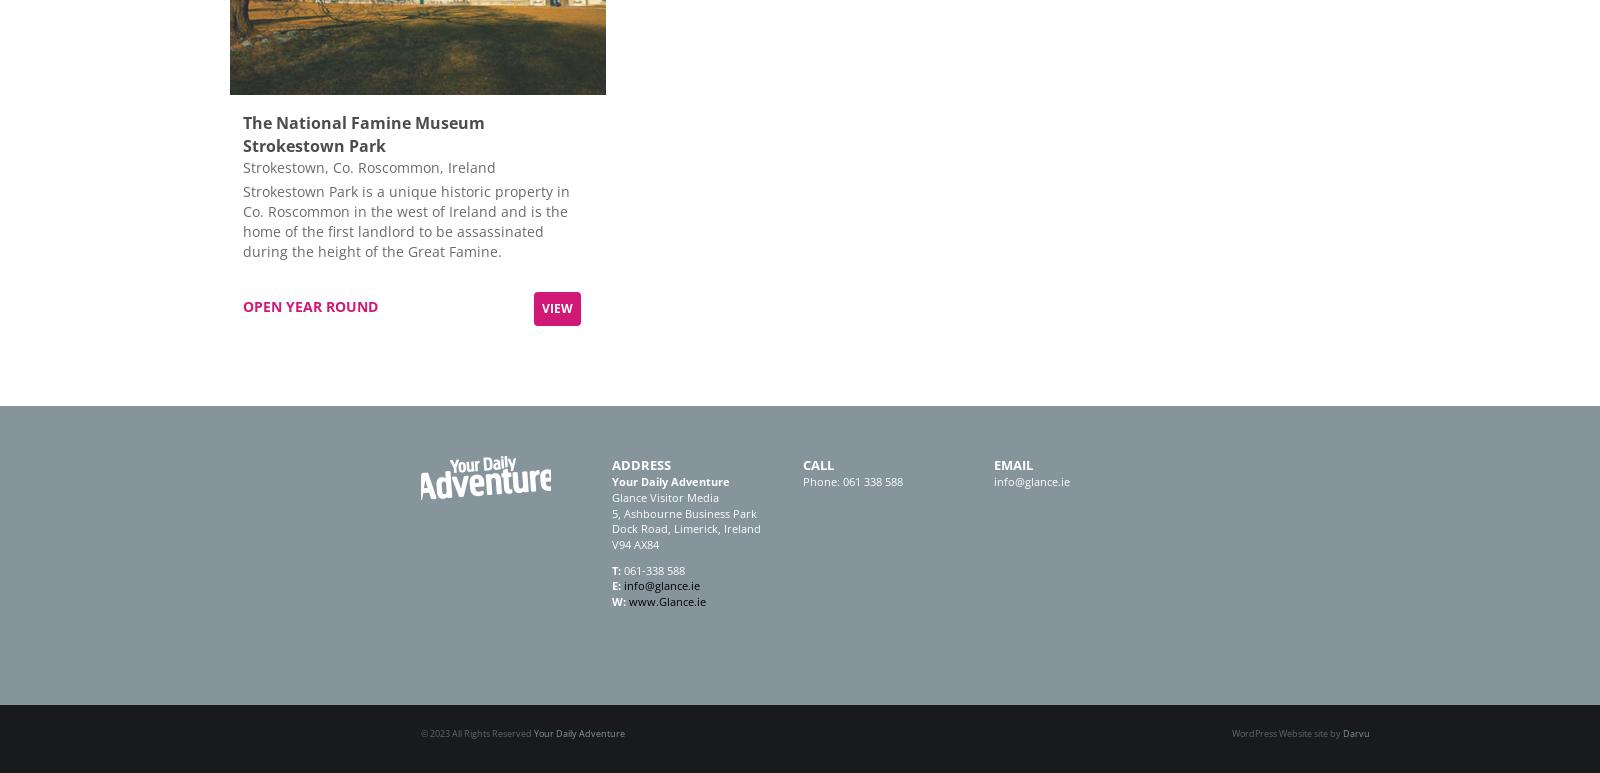 The width and height of the screenshot is (1600, 773). Describe the element at coordinates (363, 133) in the screenshot. I see `'The National Famine Museum Strokestown Park'` at that location.